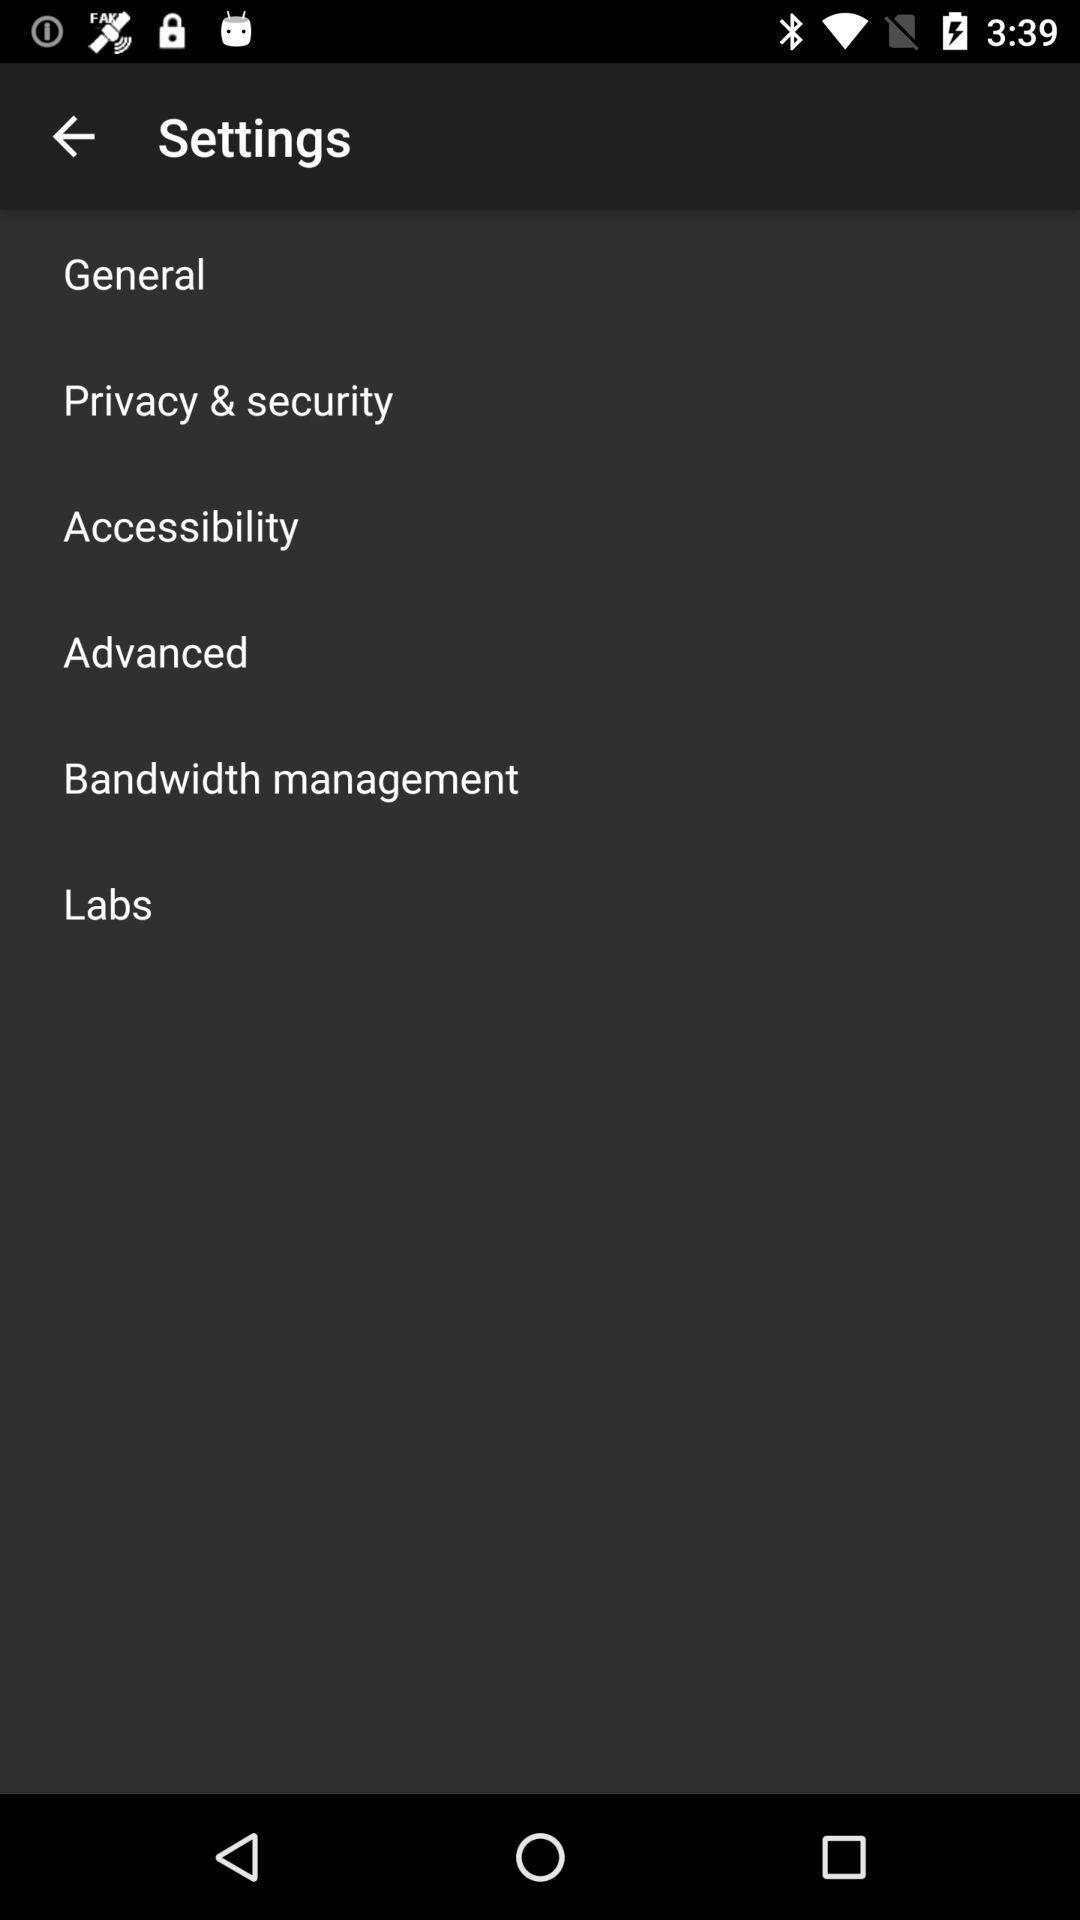 The height and width of the screenshot is (1920, 1080). I want to click on the app above the accessibility item, so click(227, 398).